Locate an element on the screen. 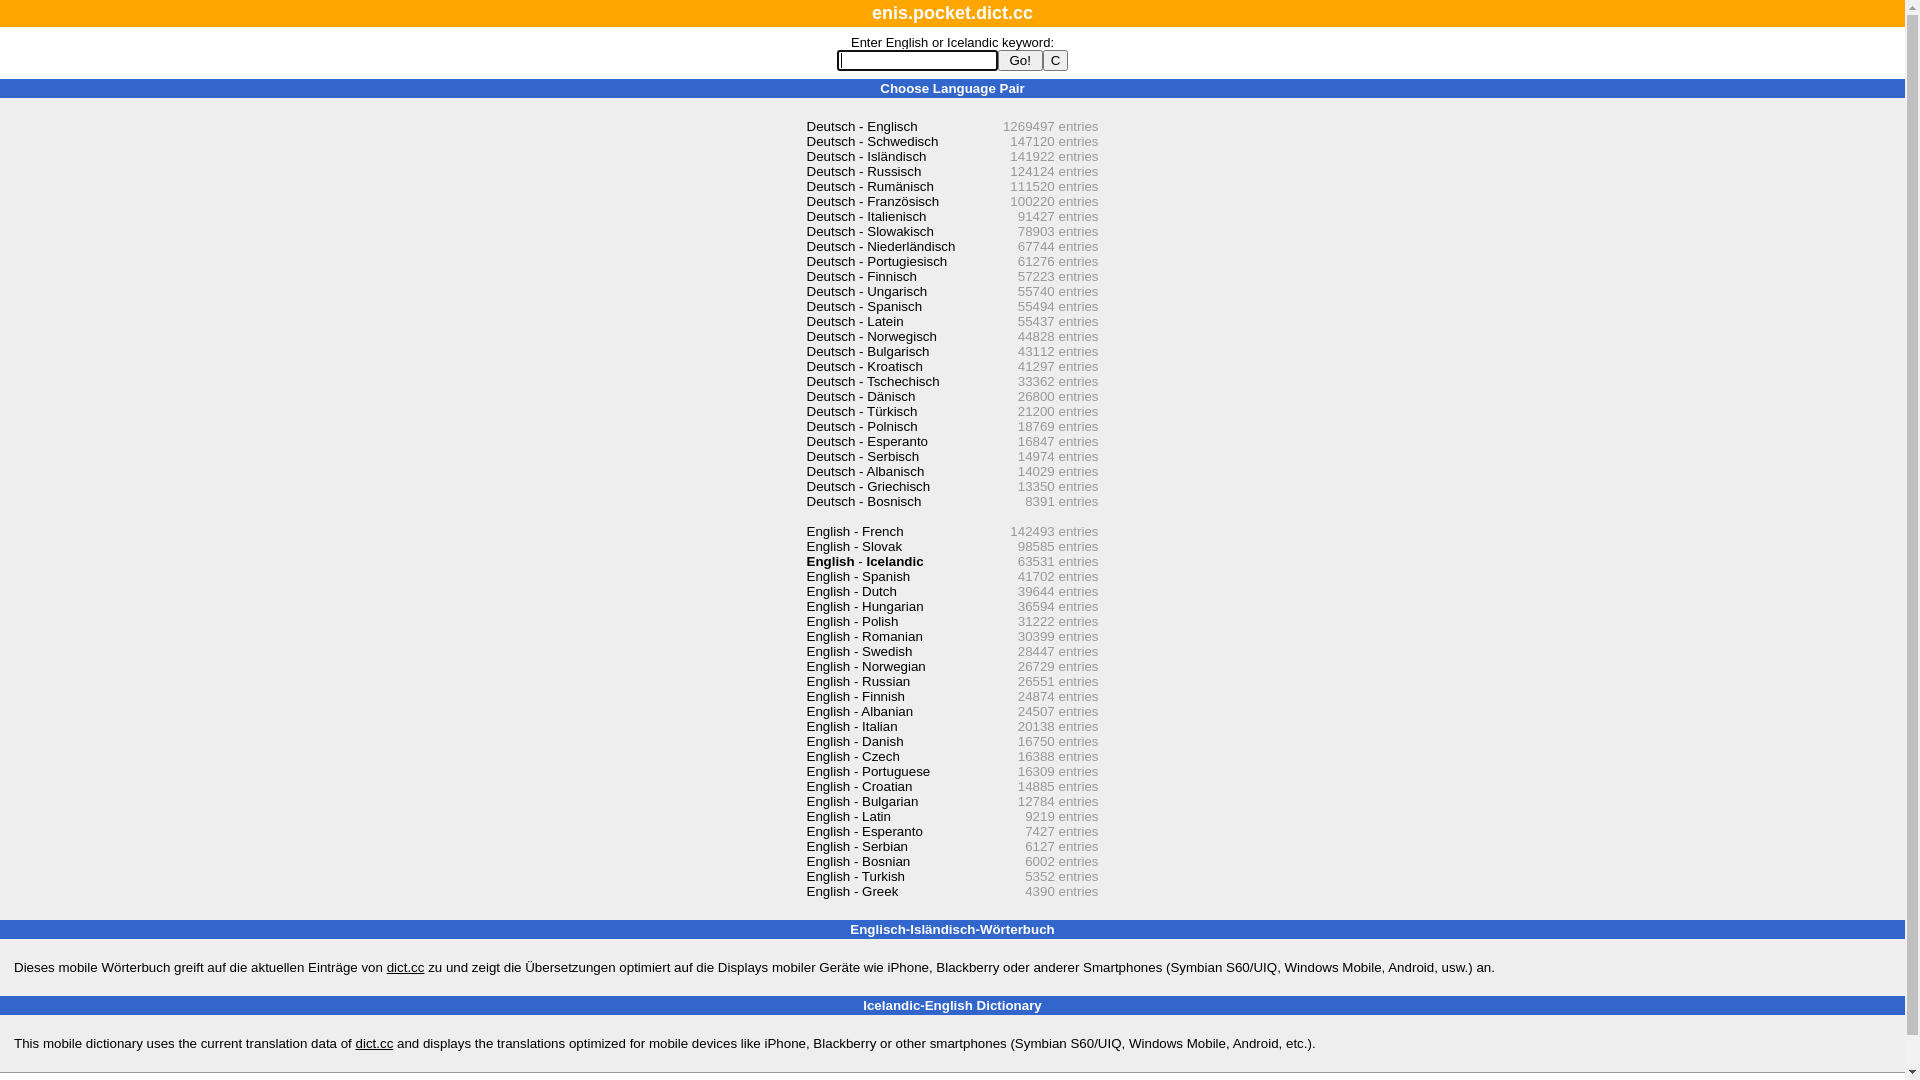  'Deutsch - Norwegisch' is located at coordinates (870, 335).